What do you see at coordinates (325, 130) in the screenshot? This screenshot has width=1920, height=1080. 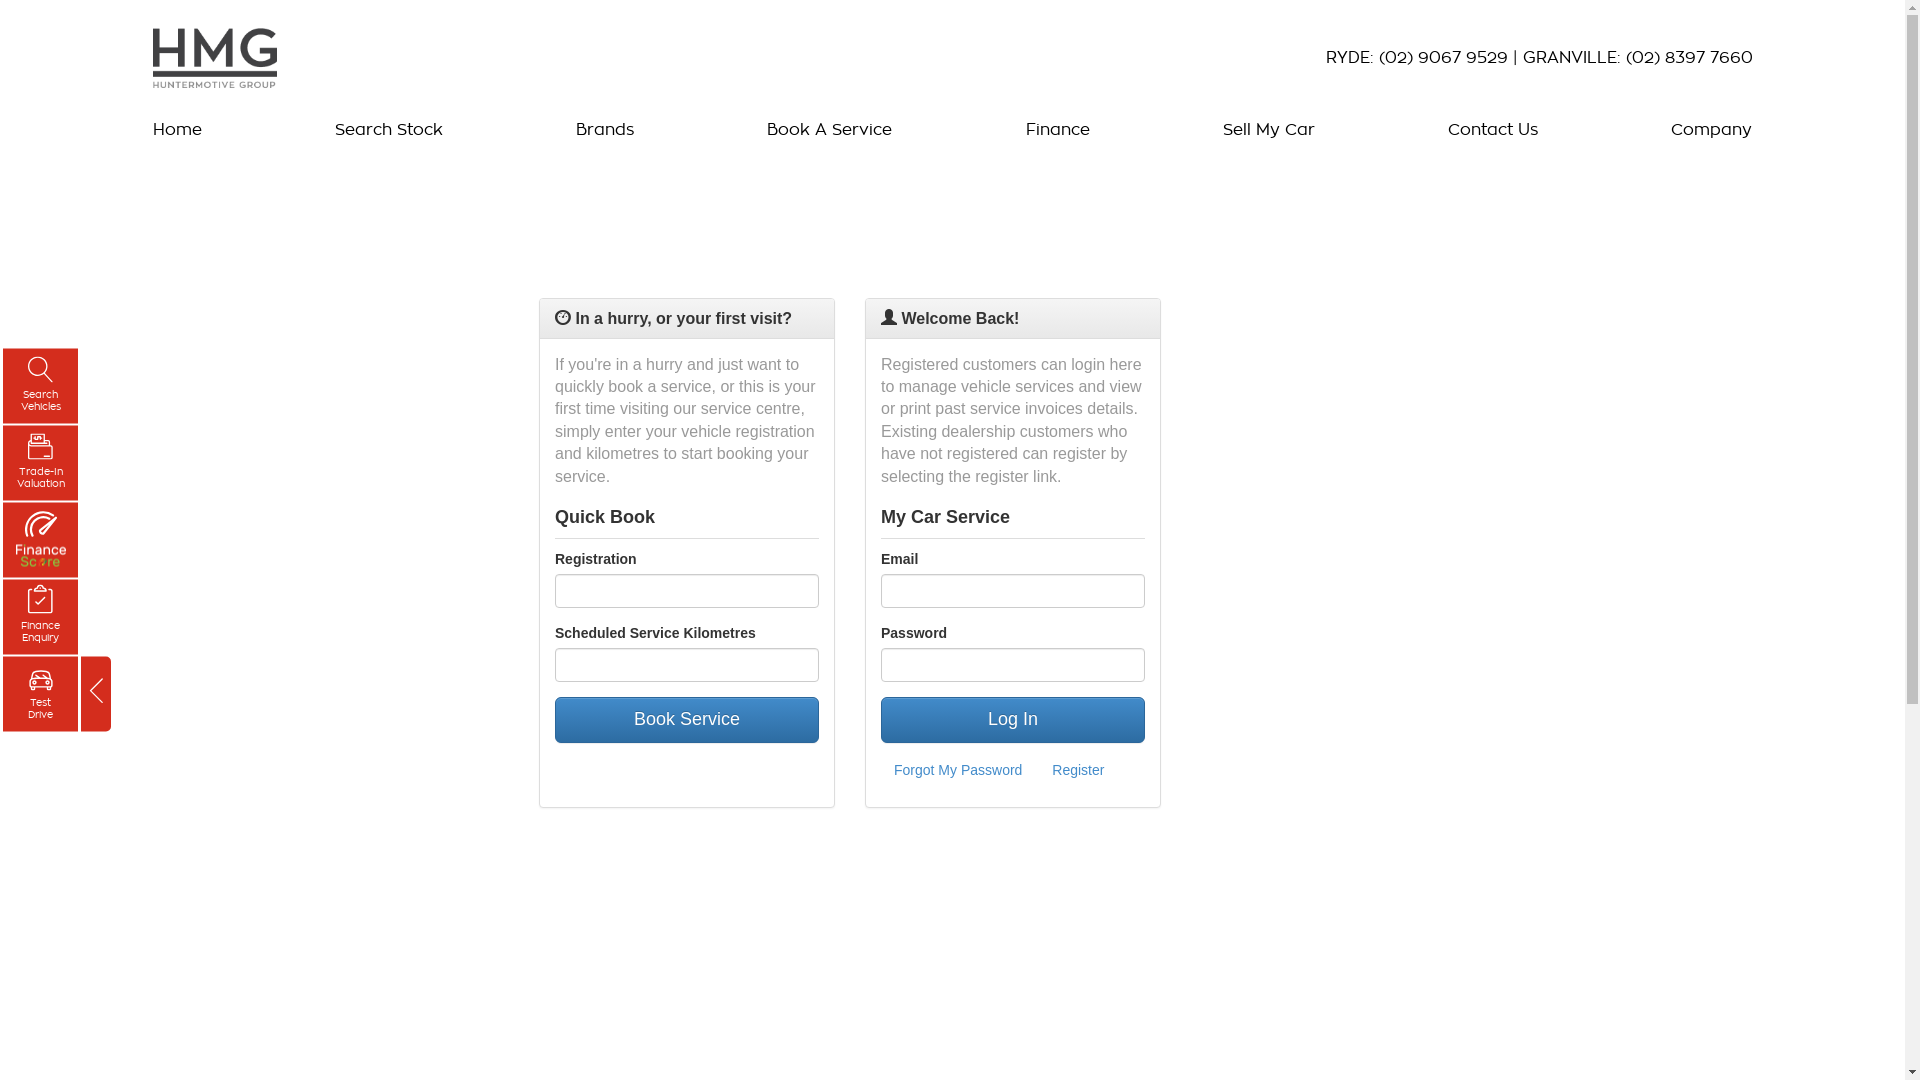 I see `'Search Stock'` at bounding box center [325, 130].